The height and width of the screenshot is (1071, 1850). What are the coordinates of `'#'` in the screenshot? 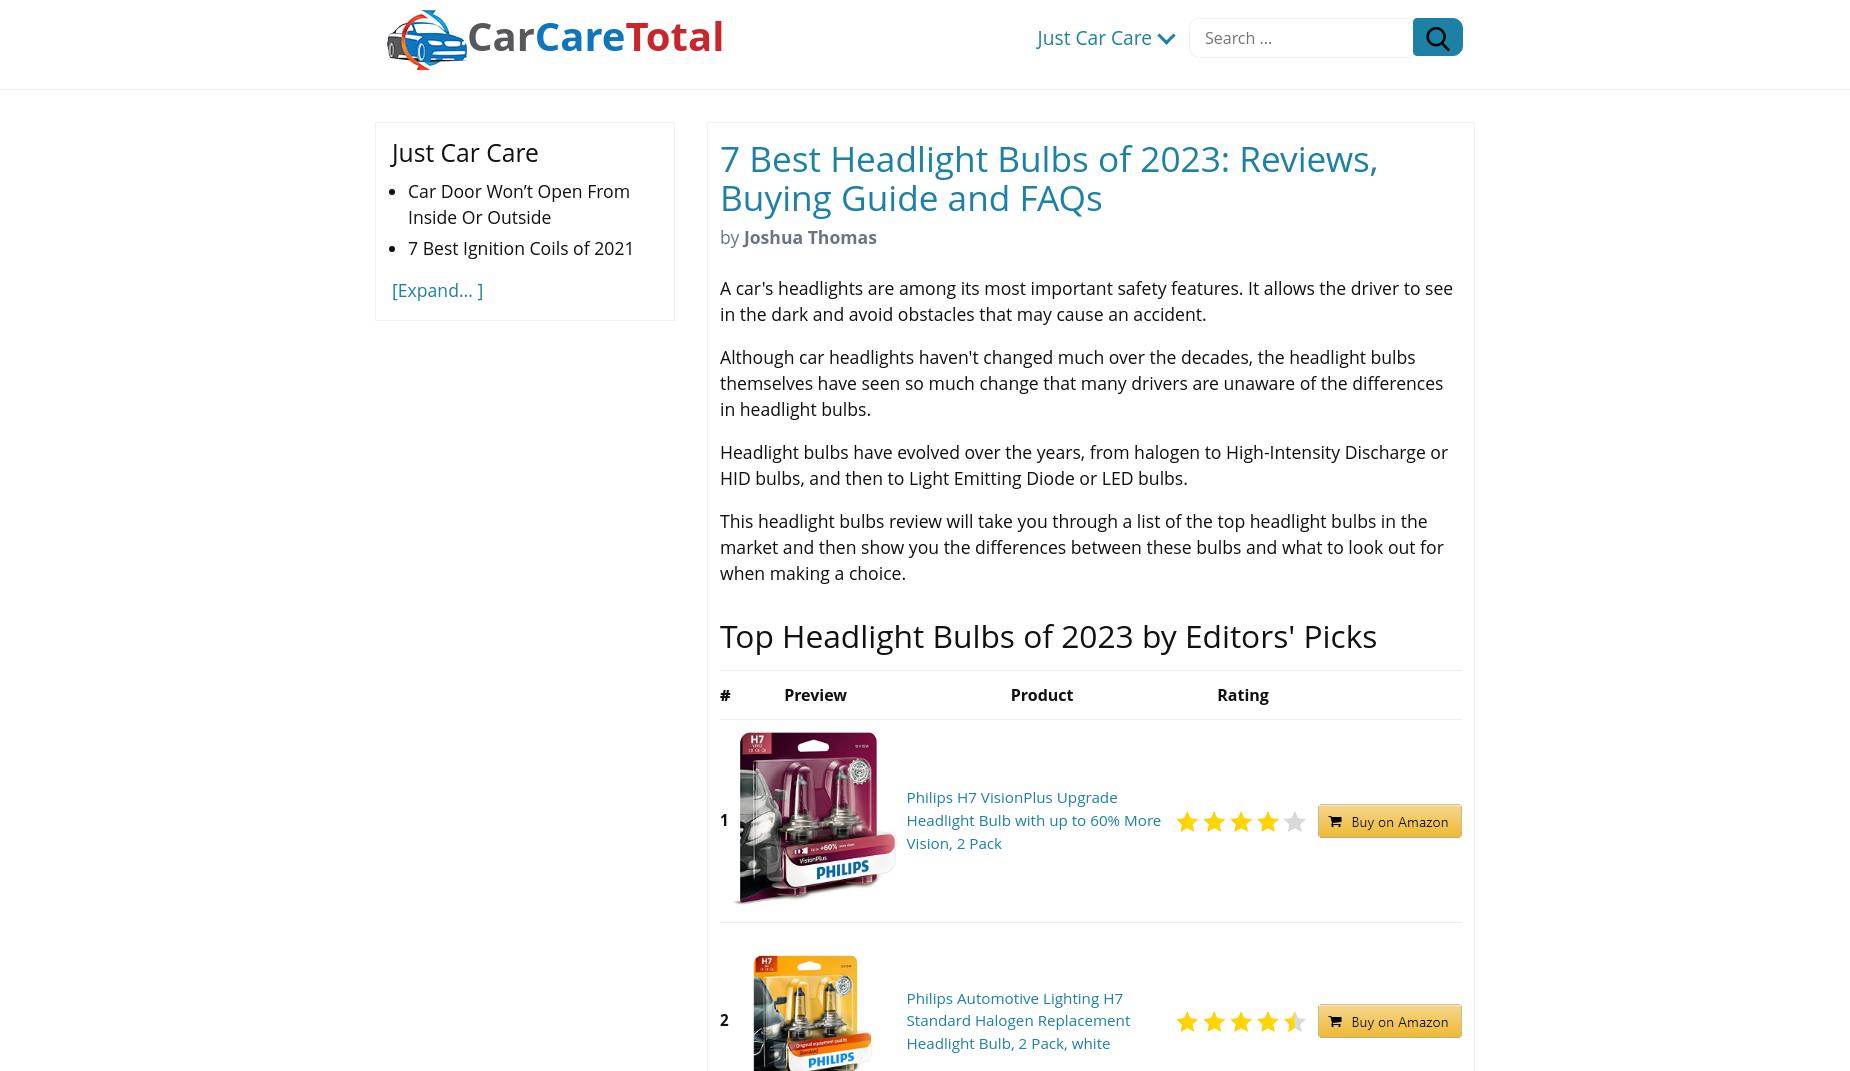 It's located at (725, 694).